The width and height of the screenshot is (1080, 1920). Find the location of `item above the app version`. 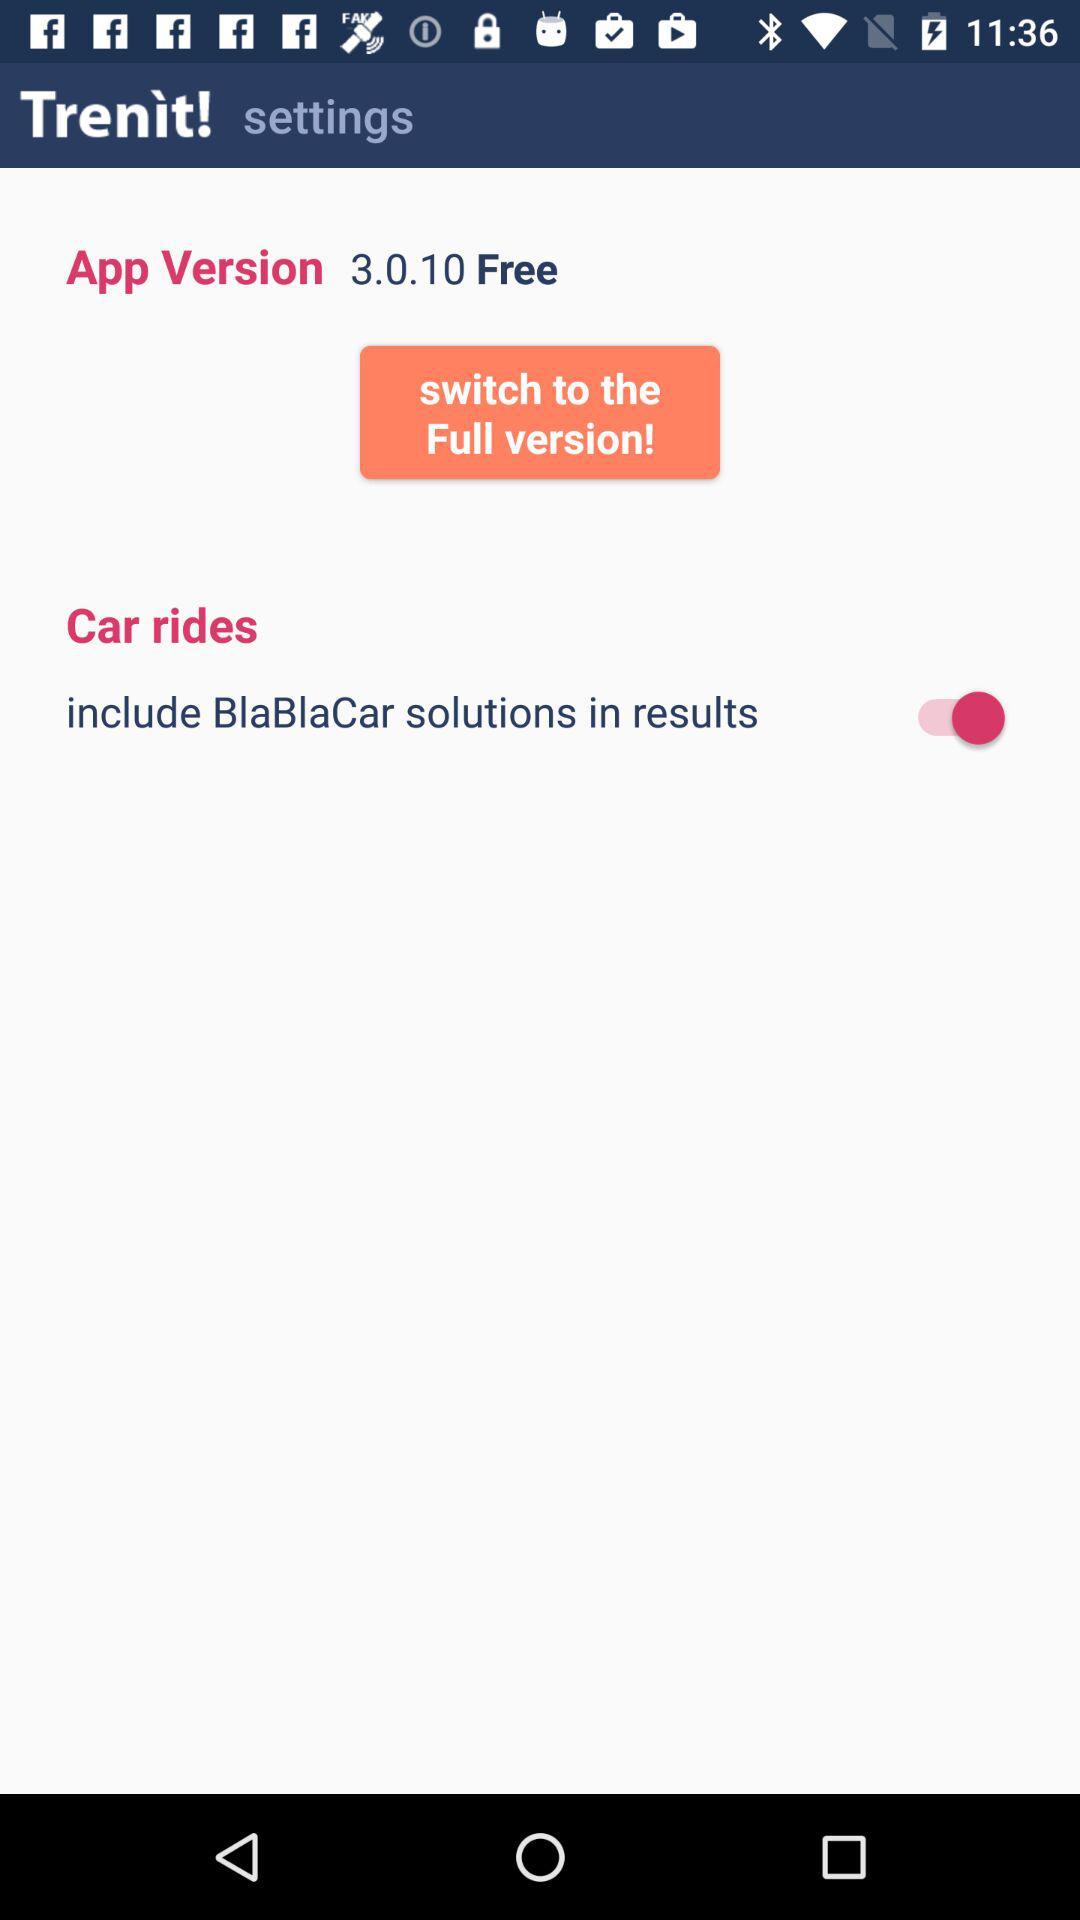

item above the app version is located at coordinates (116, 114).